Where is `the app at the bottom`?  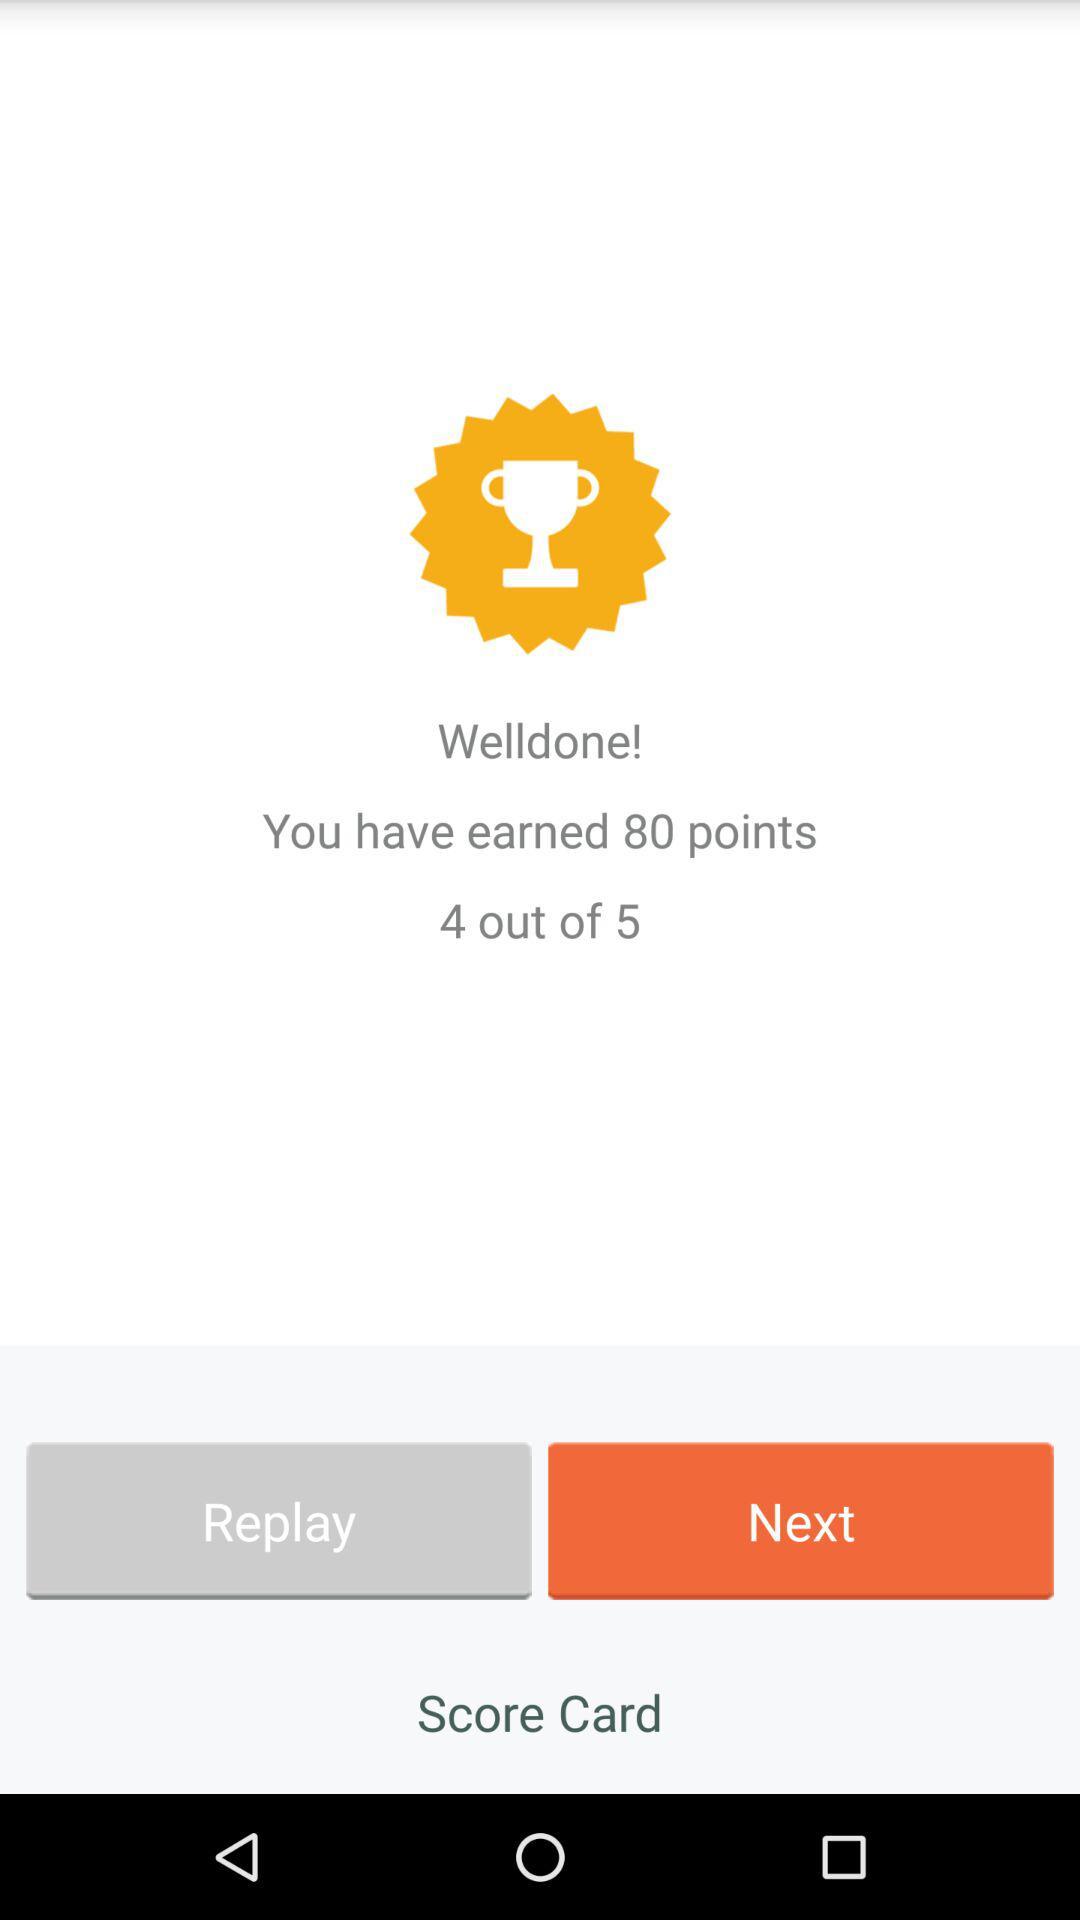
the app at the bottom is located at coordinates (540, 1711).